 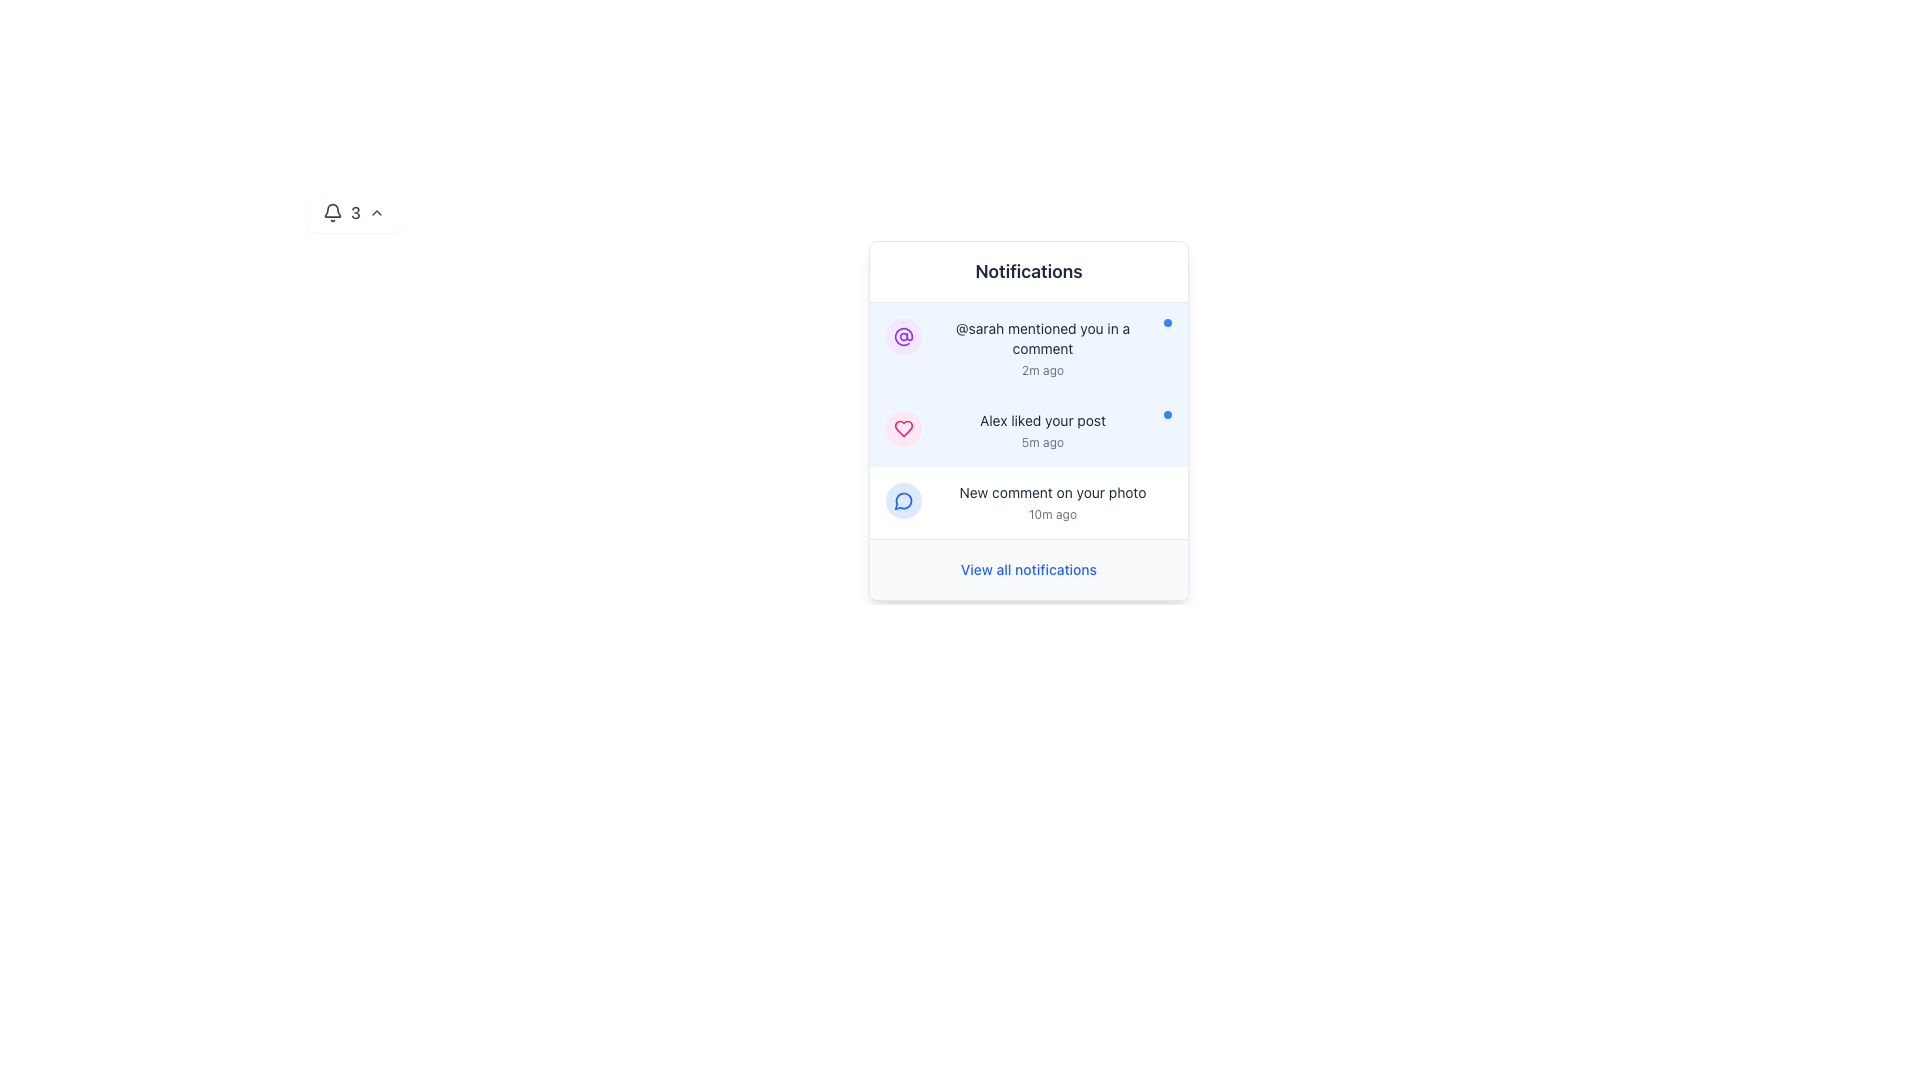 What do you see at coordinates (1041, 338) in the screenshot?
I see `the text '@sarah mentioned you in a comment' located in the notification card at the top of the notification list` at bounding box center [1041, 338].